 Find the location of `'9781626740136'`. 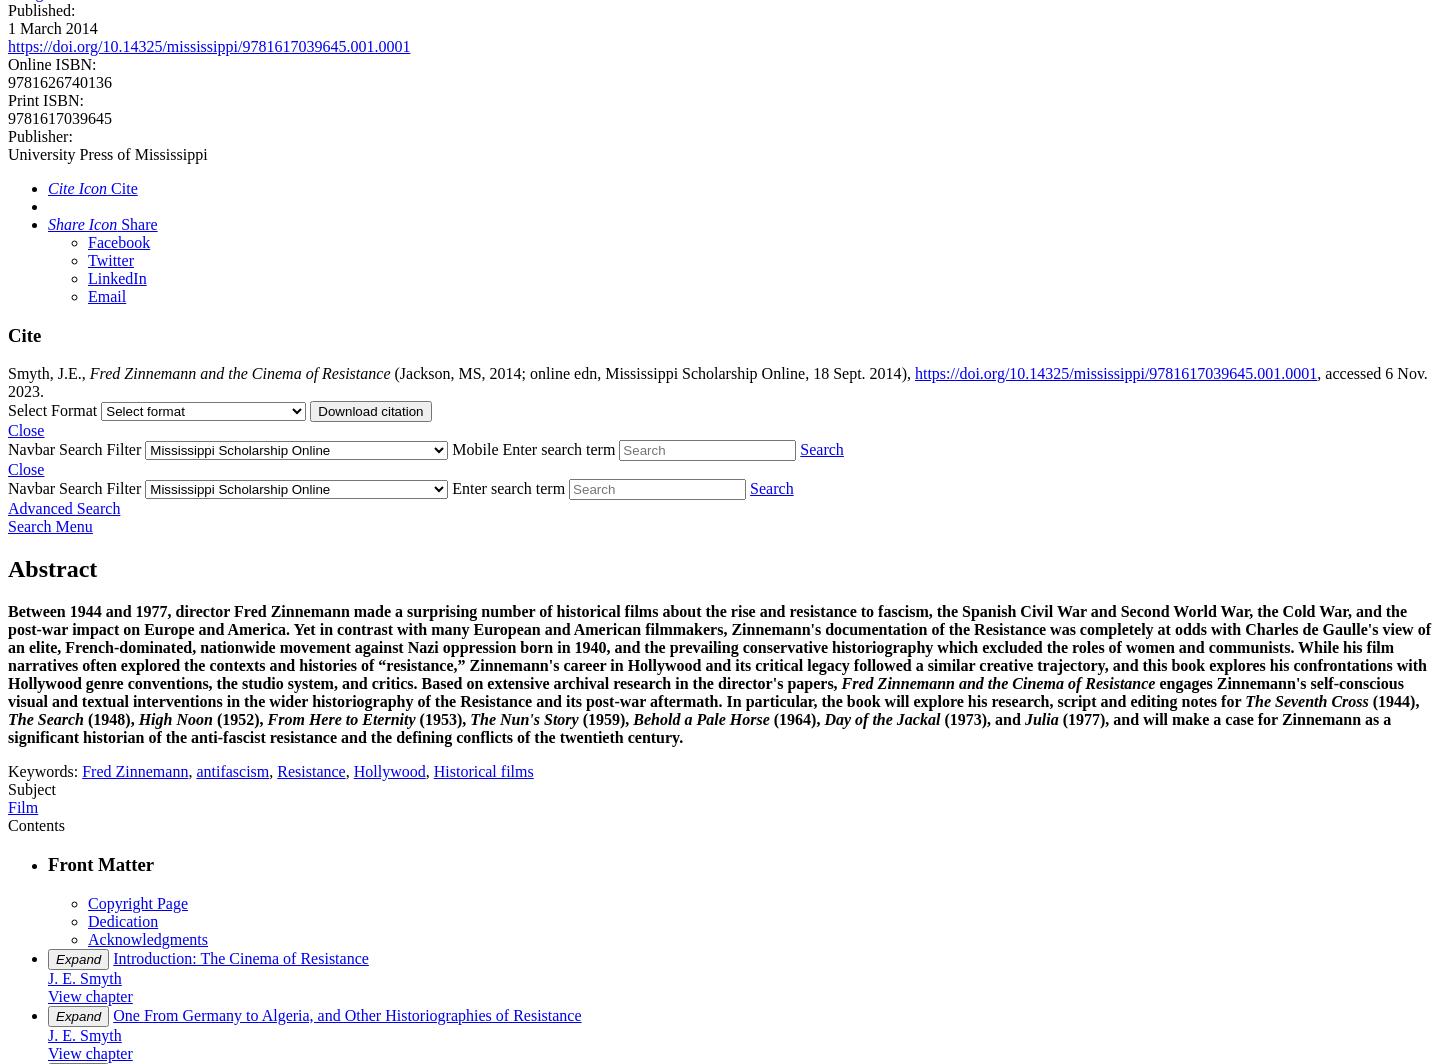

'9781626740136' is located at coordinates (60, 81).